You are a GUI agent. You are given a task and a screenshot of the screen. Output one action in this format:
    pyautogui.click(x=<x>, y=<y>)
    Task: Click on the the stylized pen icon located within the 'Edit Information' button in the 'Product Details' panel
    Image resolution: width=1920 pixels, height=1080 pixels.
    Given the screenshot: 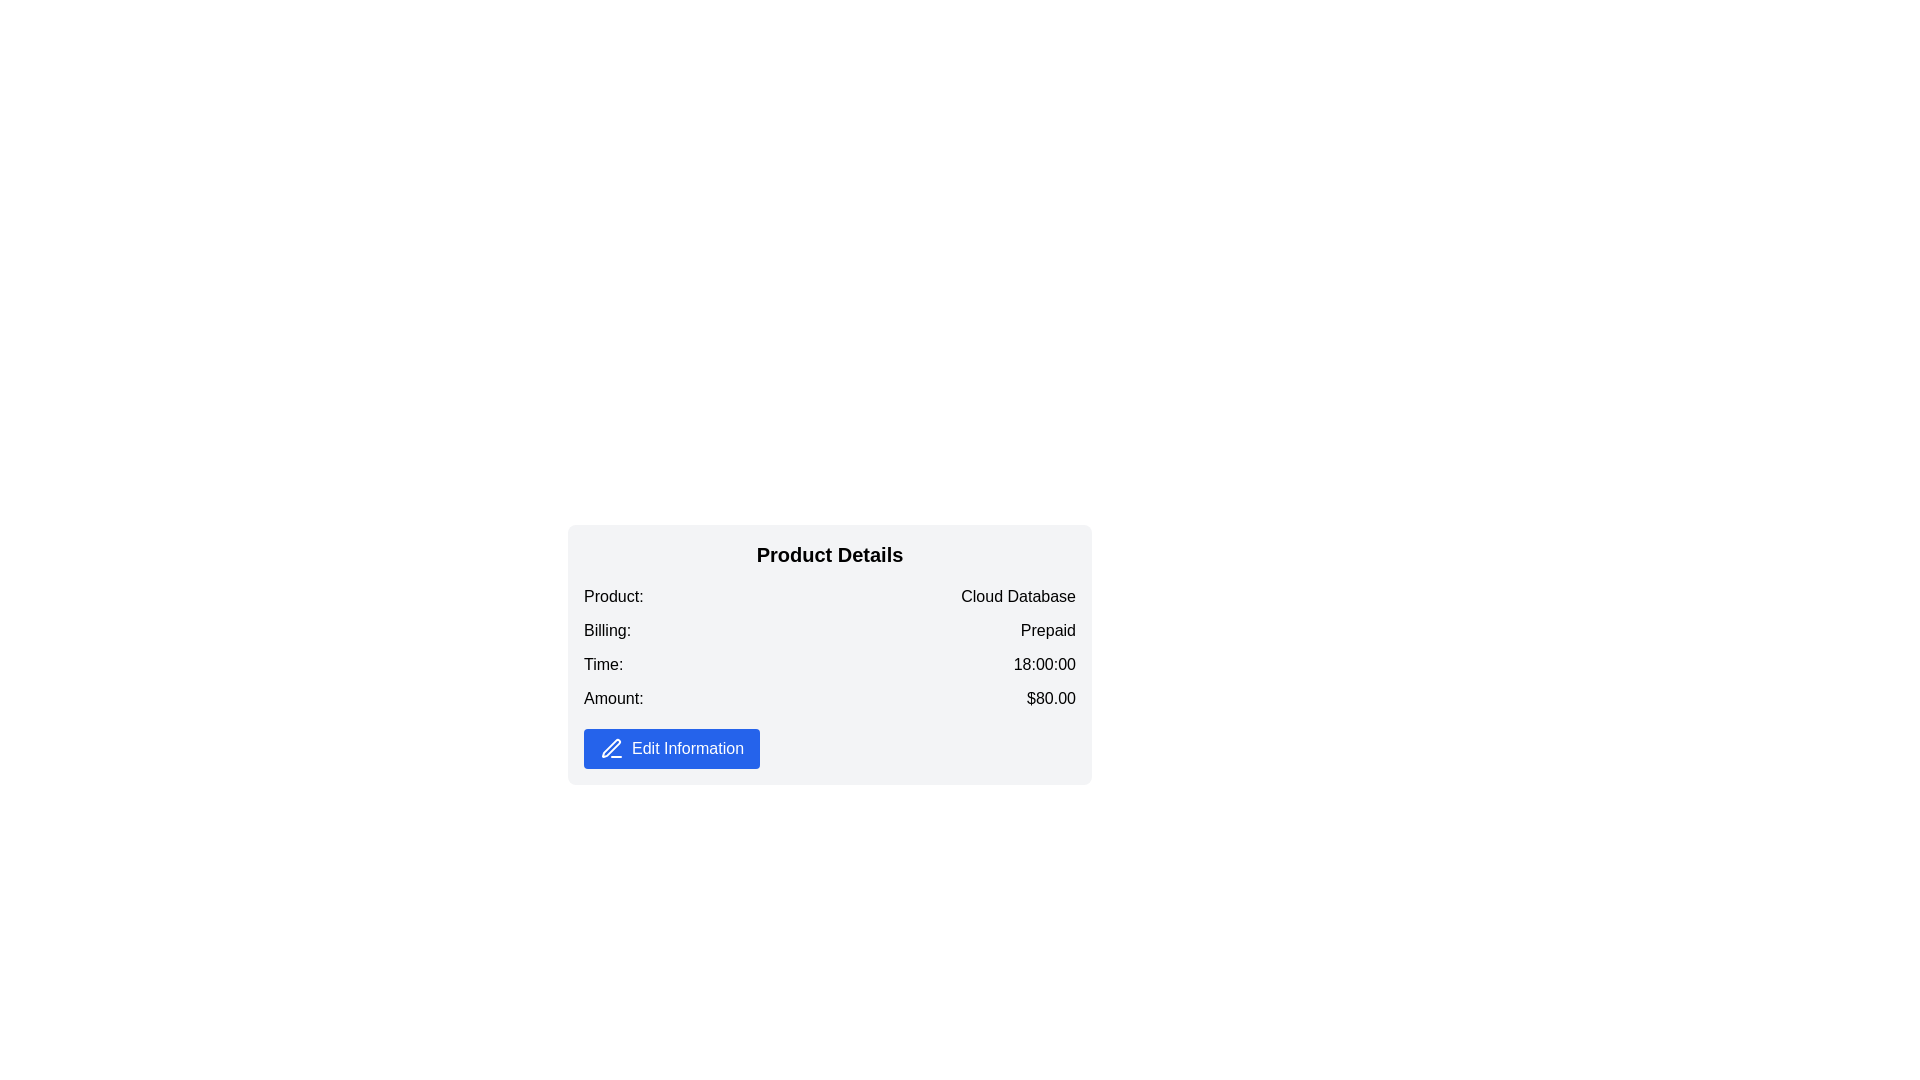 What is the action you would take?
    pyautogui.click(x=610, y=748)
    